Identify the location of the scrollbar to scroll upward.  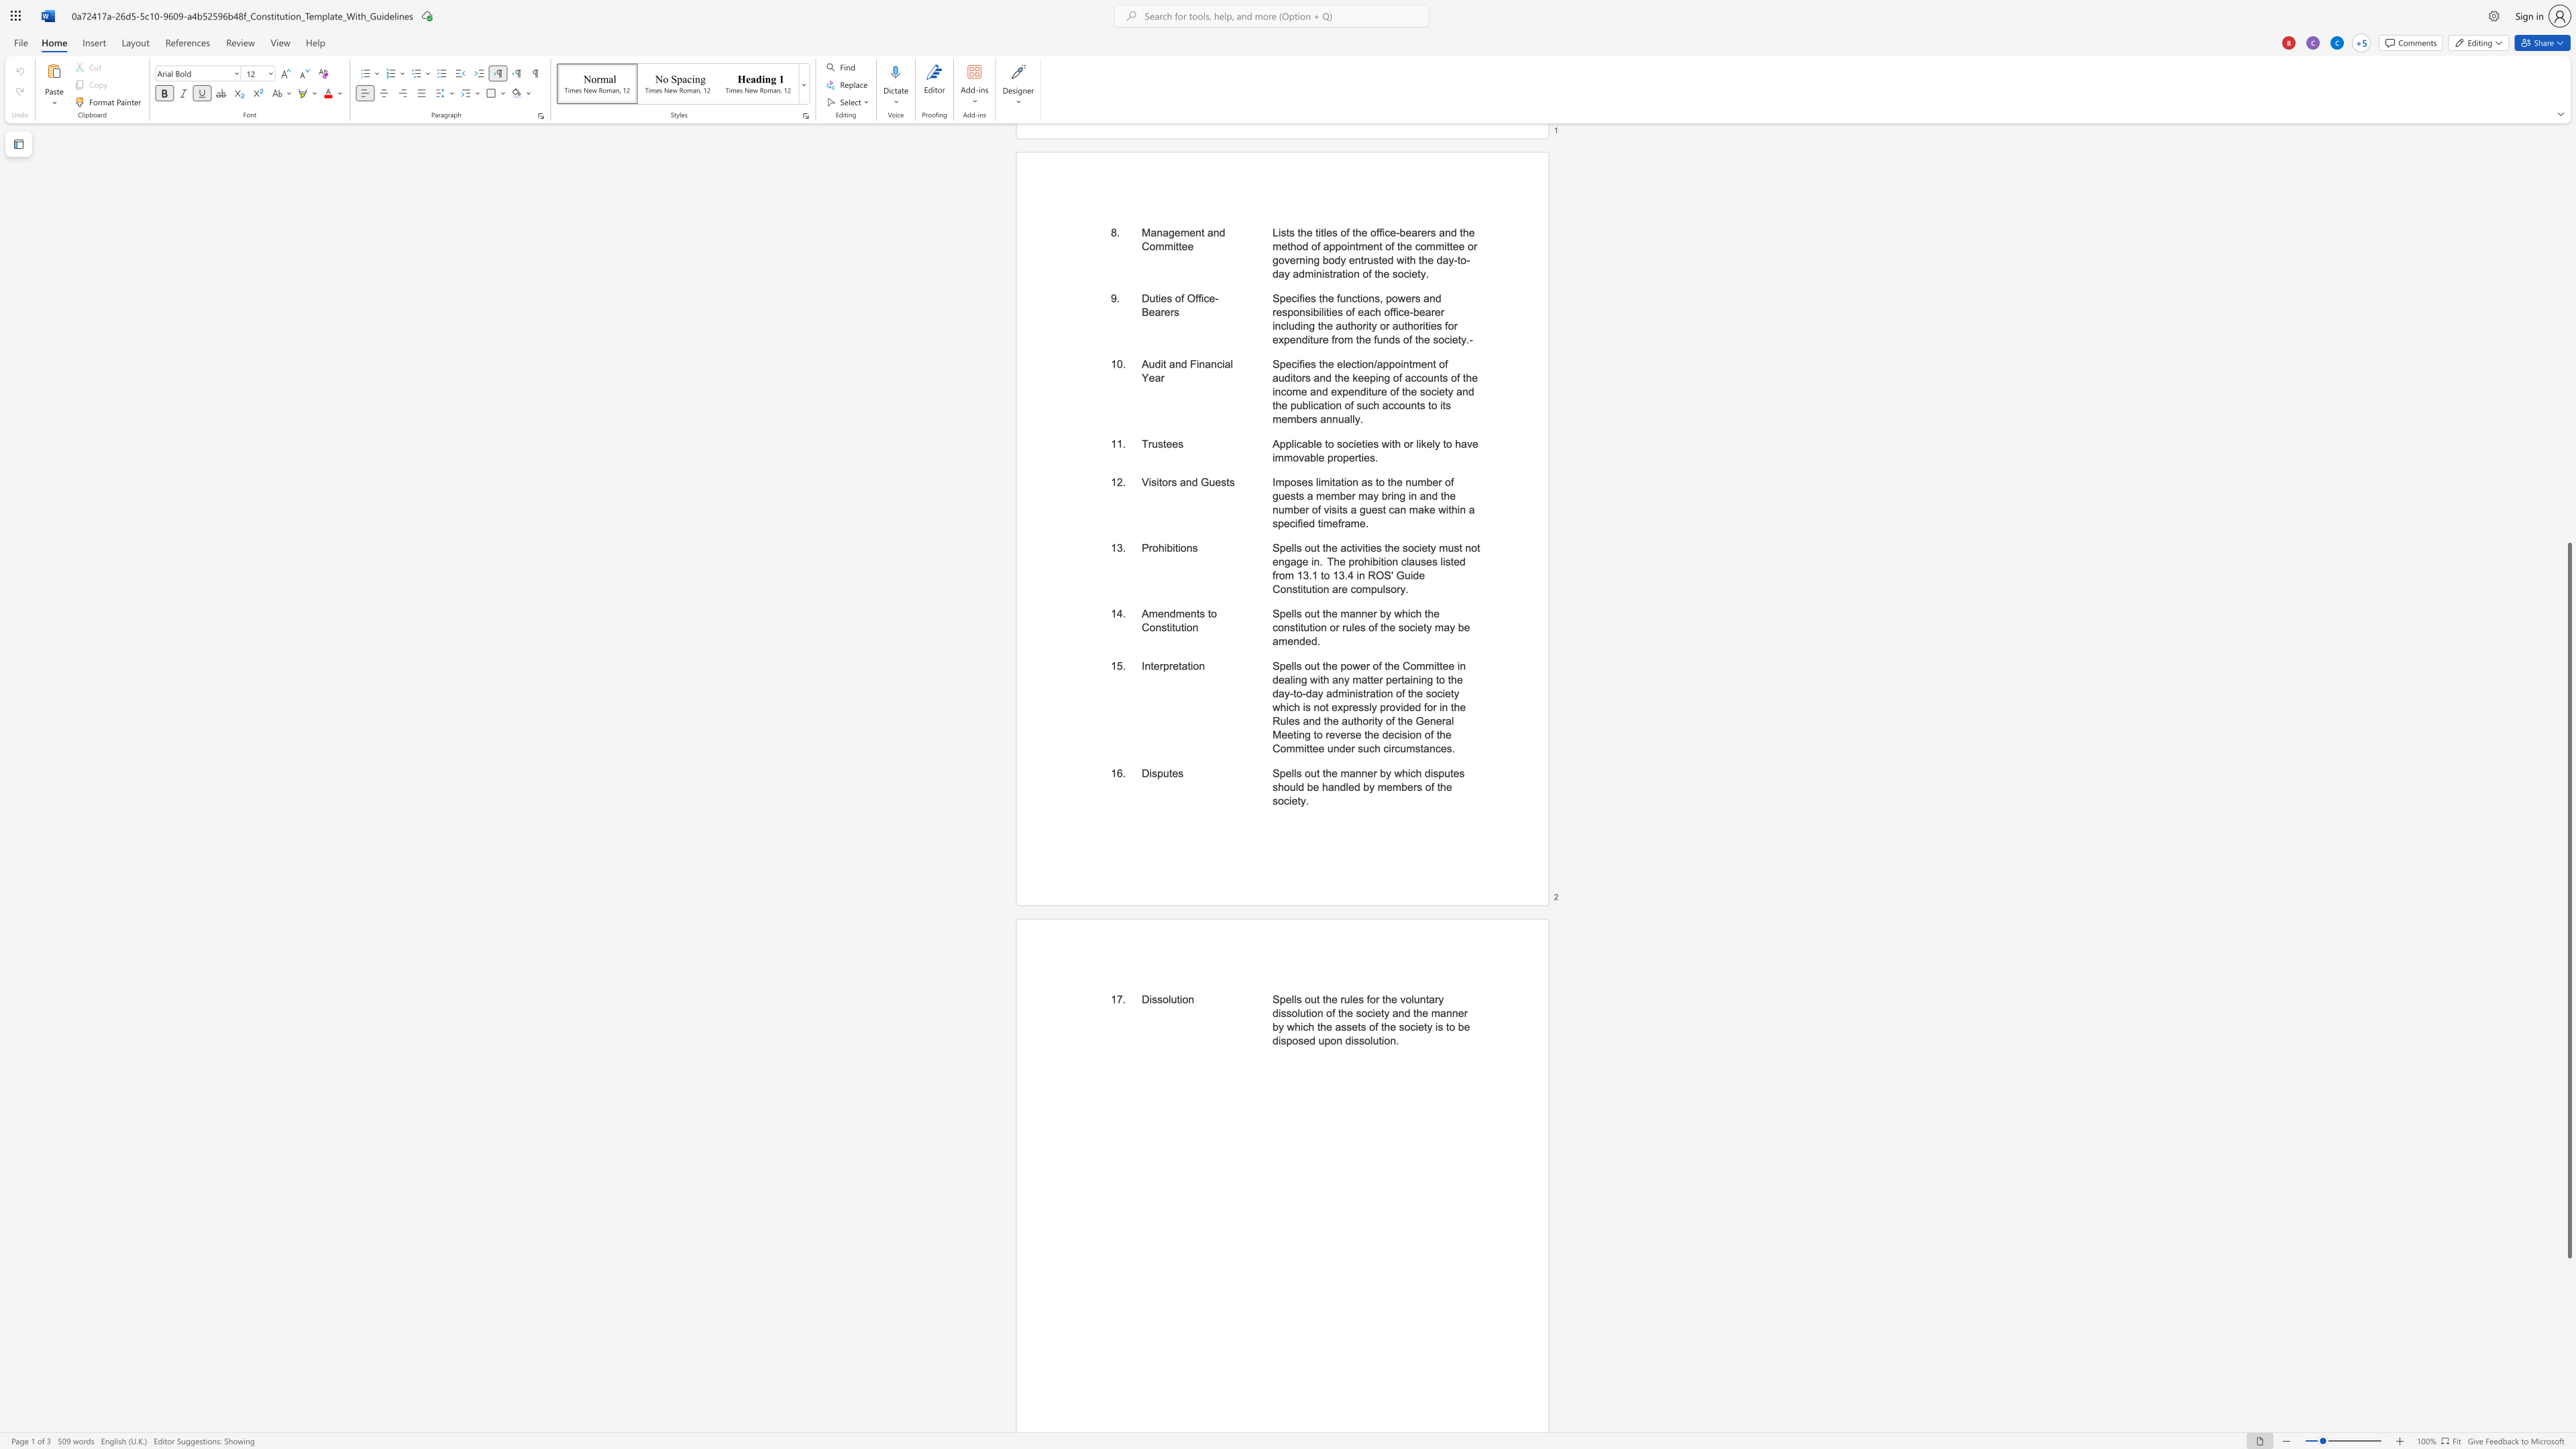
(2568, 221).